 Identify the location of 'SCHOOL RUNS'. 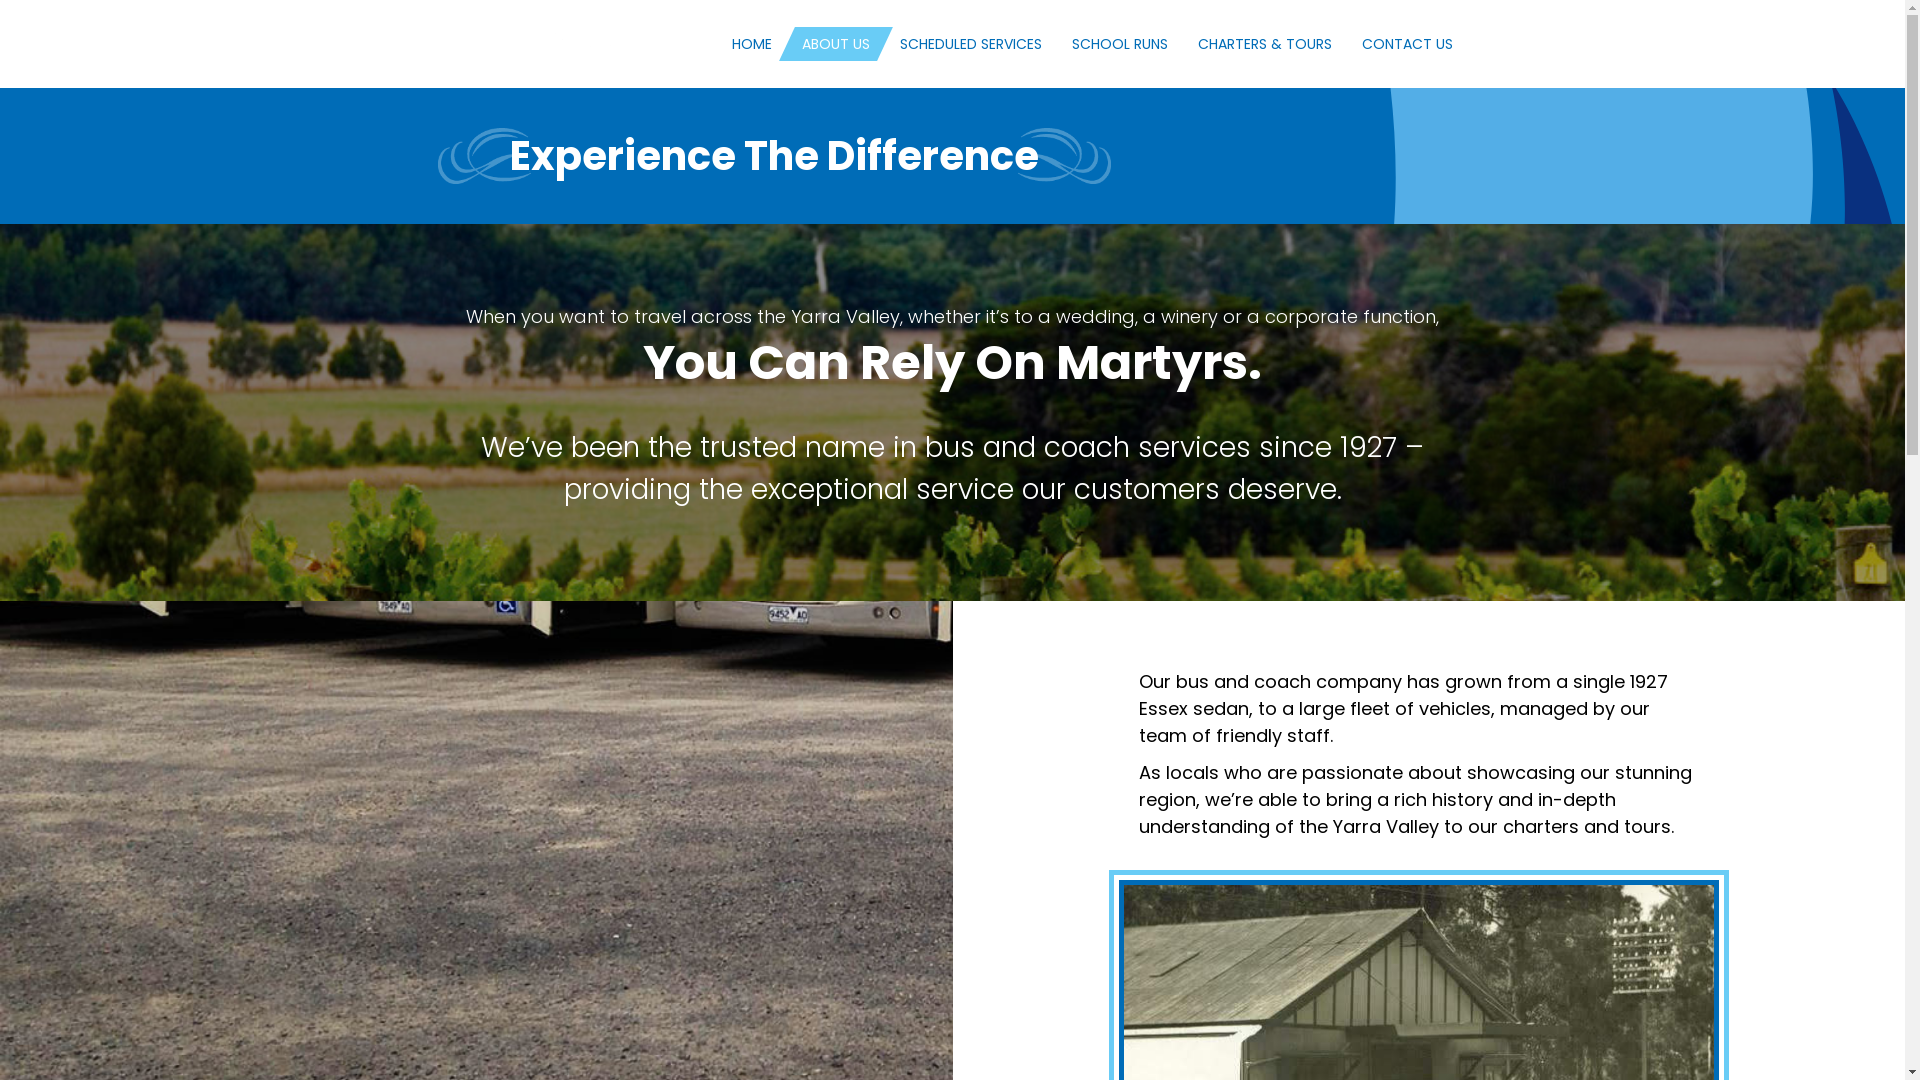
(1111, 43).